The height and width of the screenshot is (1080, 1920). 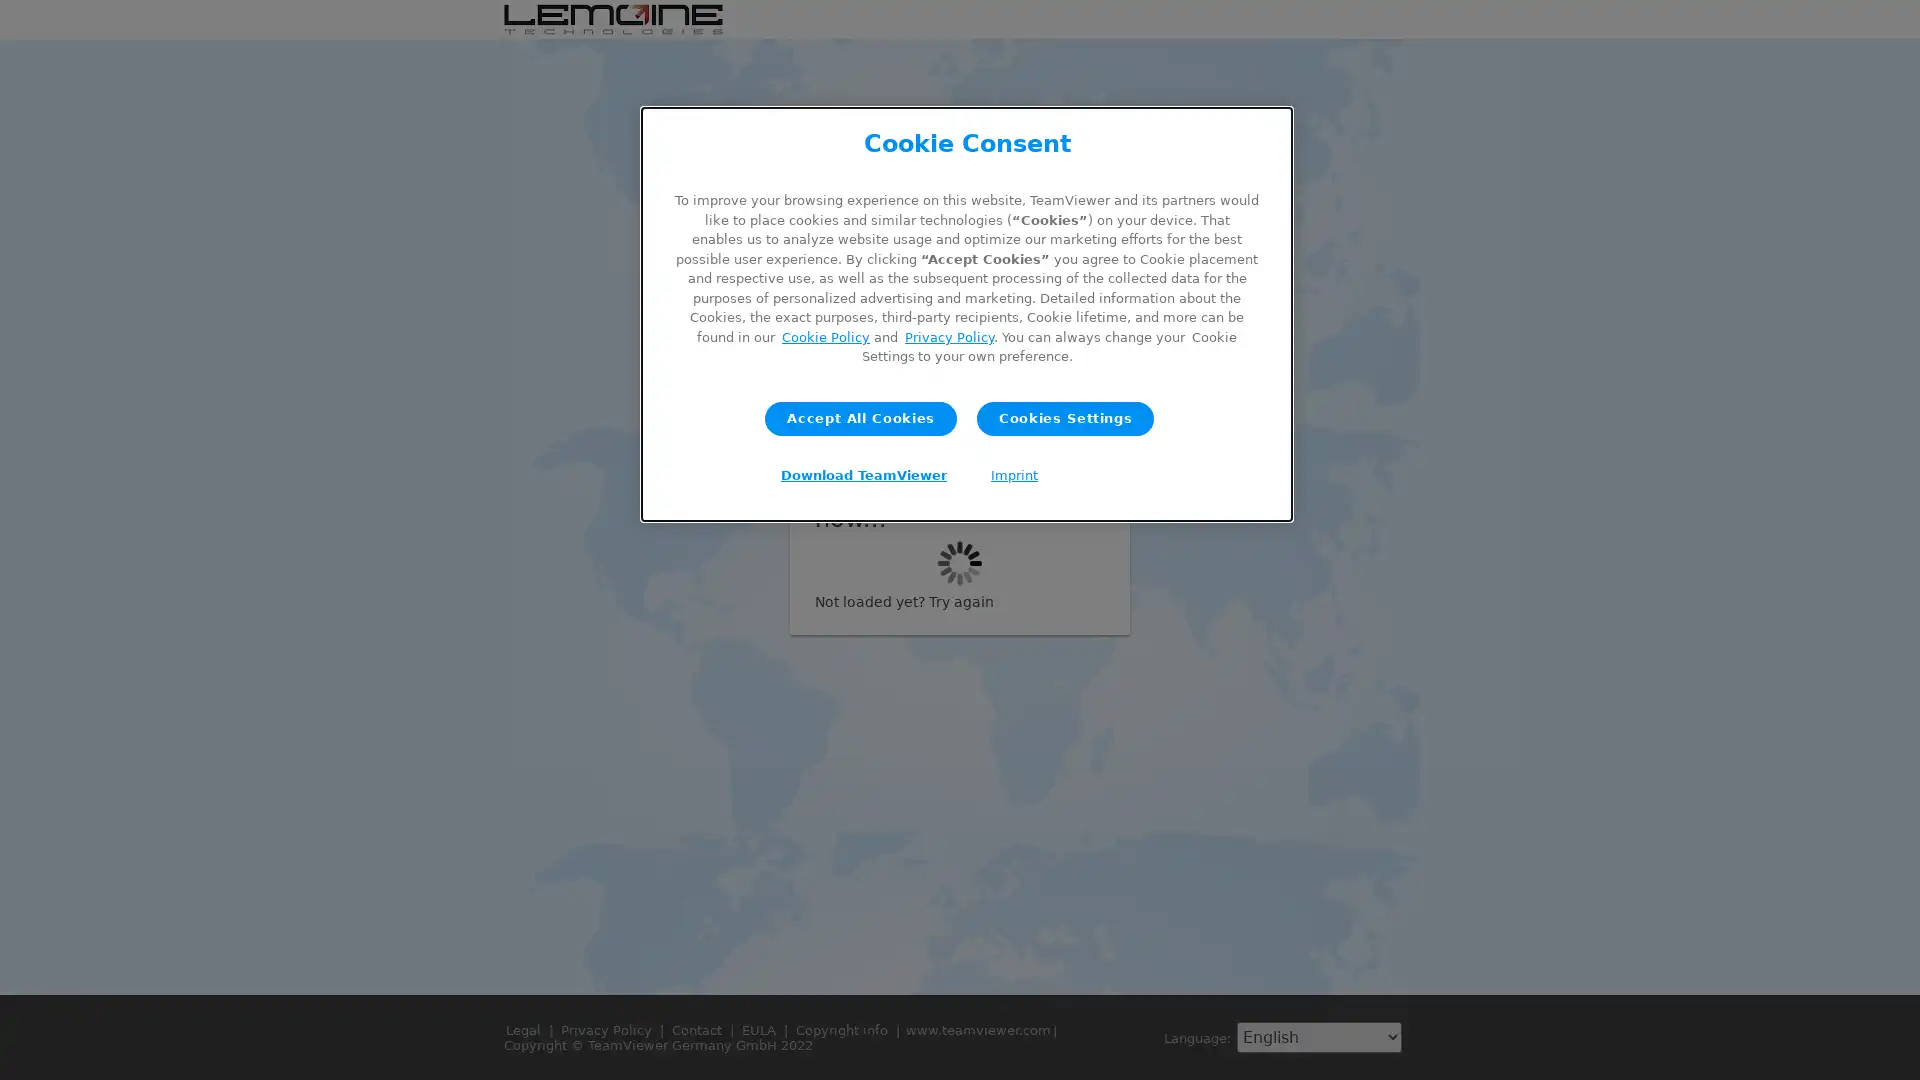 I want to click on Accept All Cookies, so click(x=860, y=416).